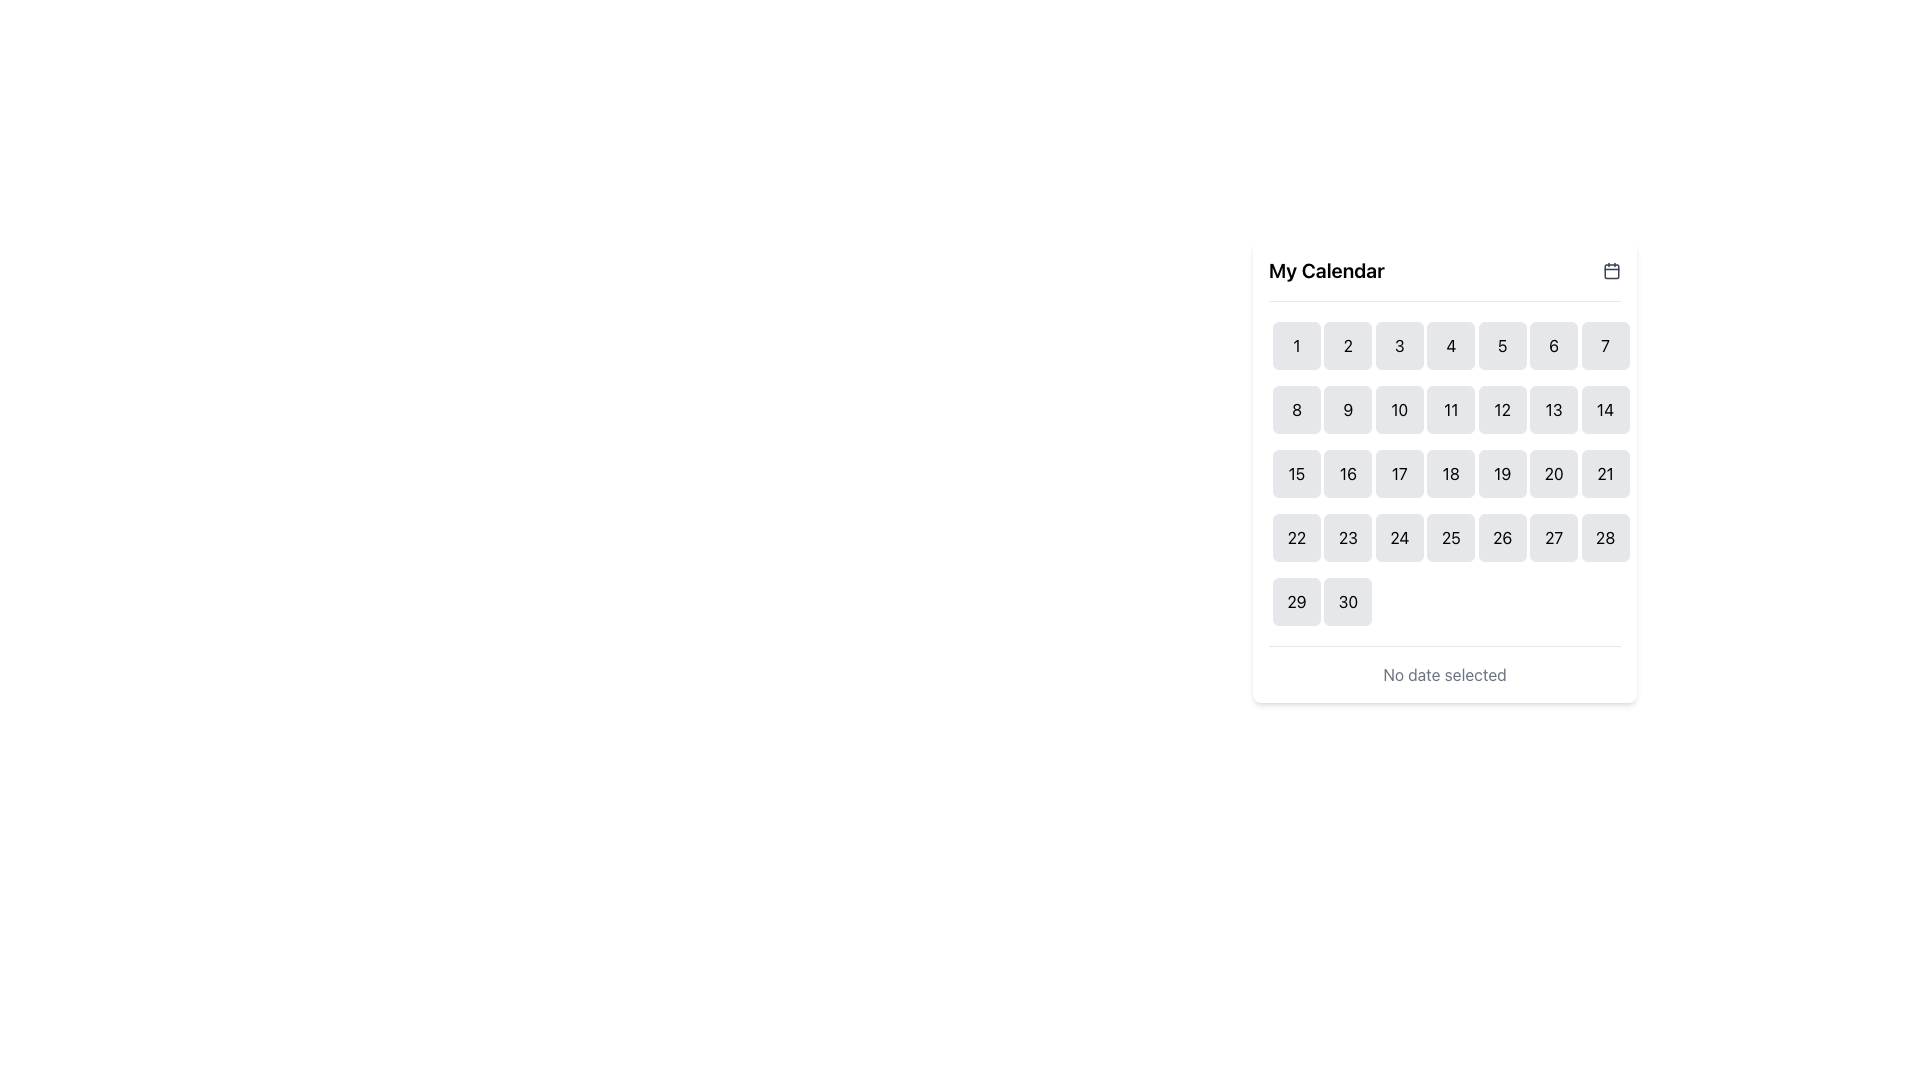 This screenshot has width=1920, height=1080. Describe the element at coordinates (1502, 536) in the screenshot. I see `the button representing the 26th day in the calendar interface` at that location.